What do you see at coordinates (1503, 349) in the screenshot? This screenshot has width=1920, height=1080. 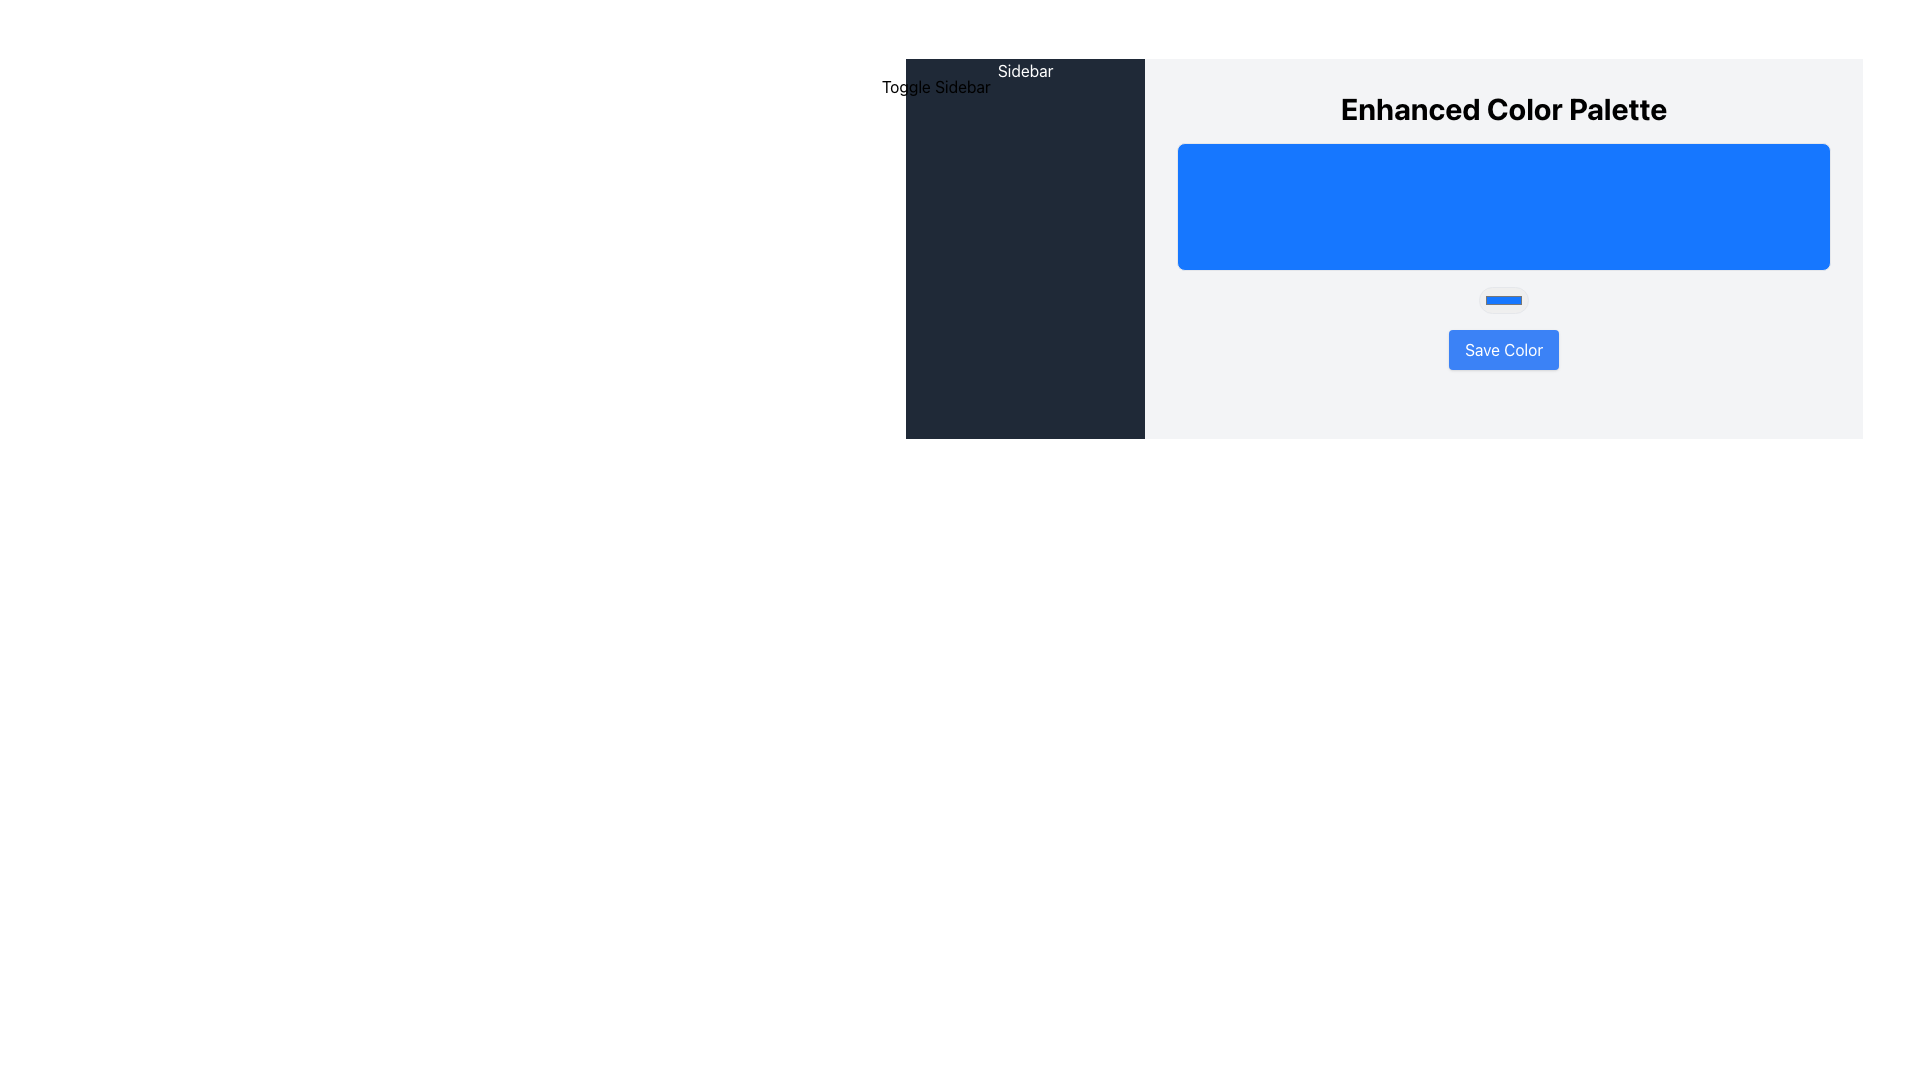 I see `the save button located in the lower section of the layout, directly beneath the color preview bar` at bounding box center [1503, 349].